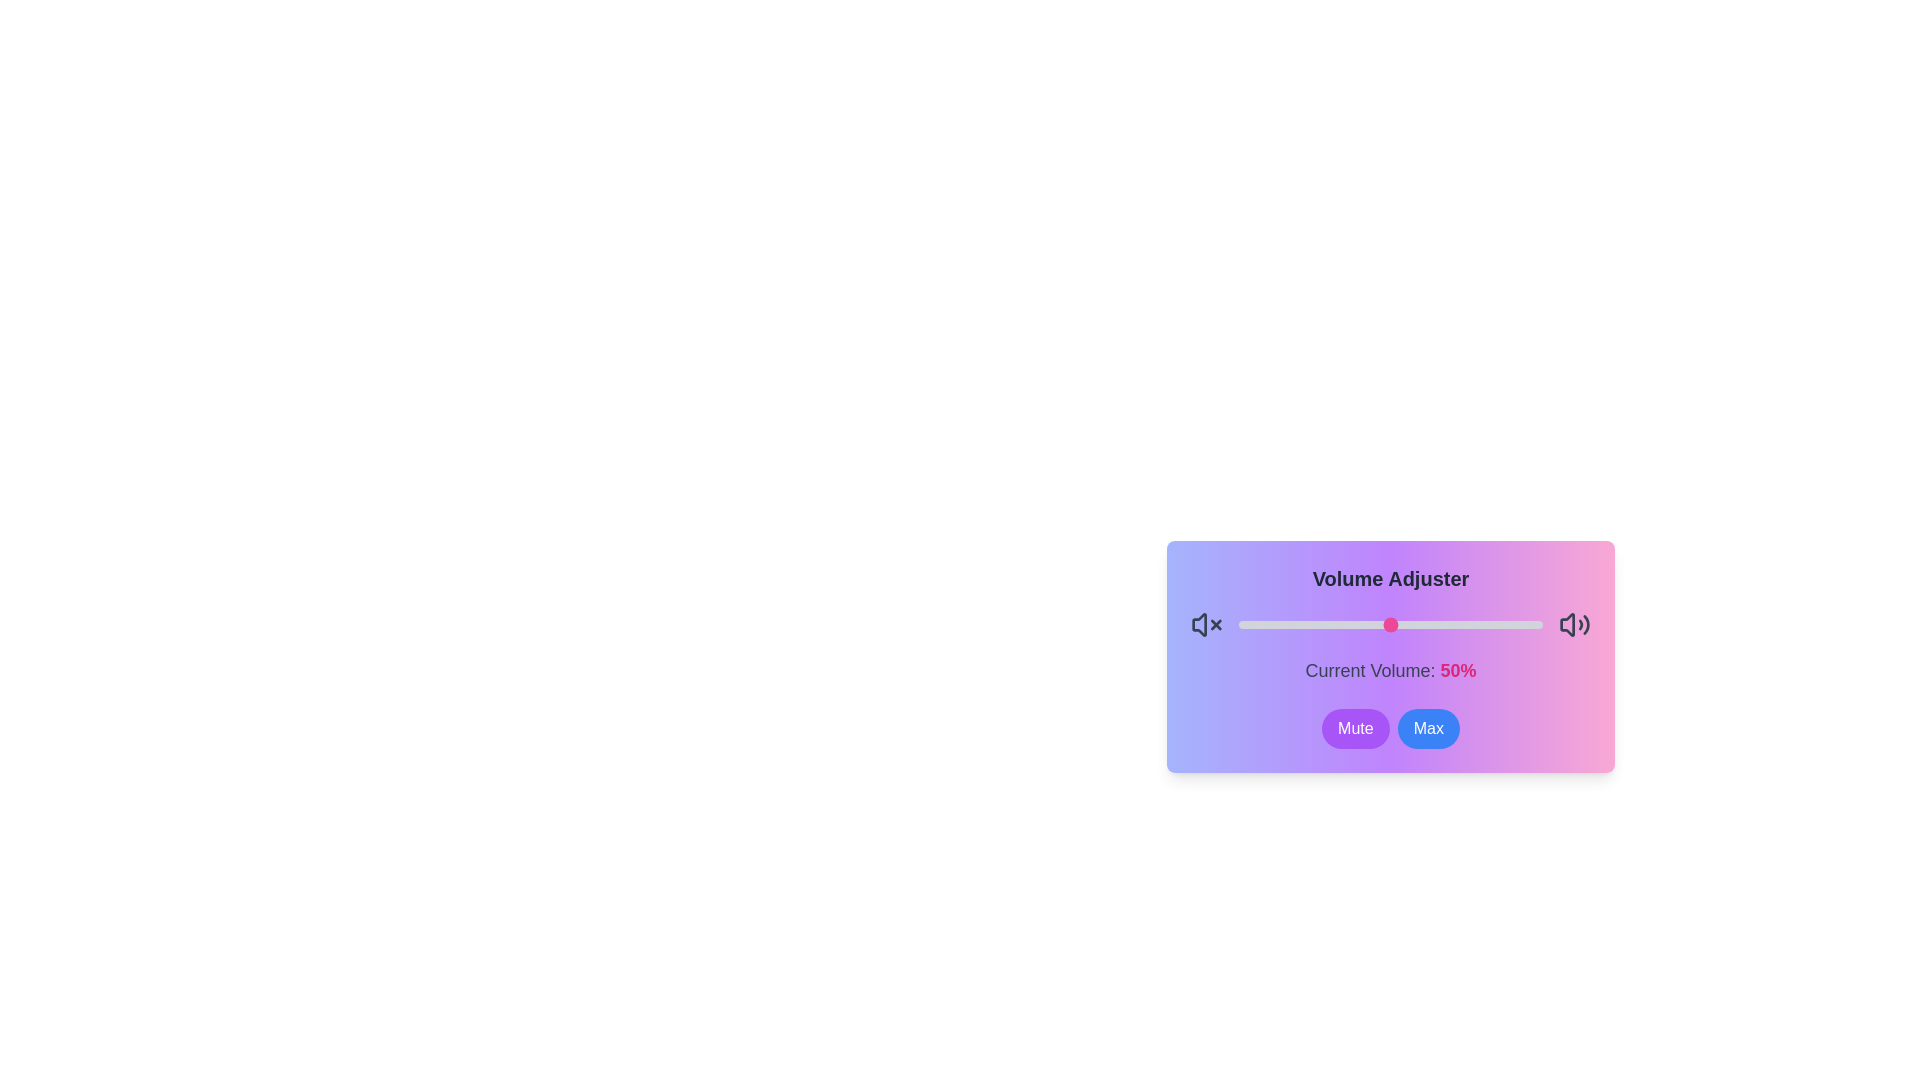  Describe the element at coordinates (1535, 623) in the screenshot. I see `the volume to 98 percent by dragging the slider` at that location.